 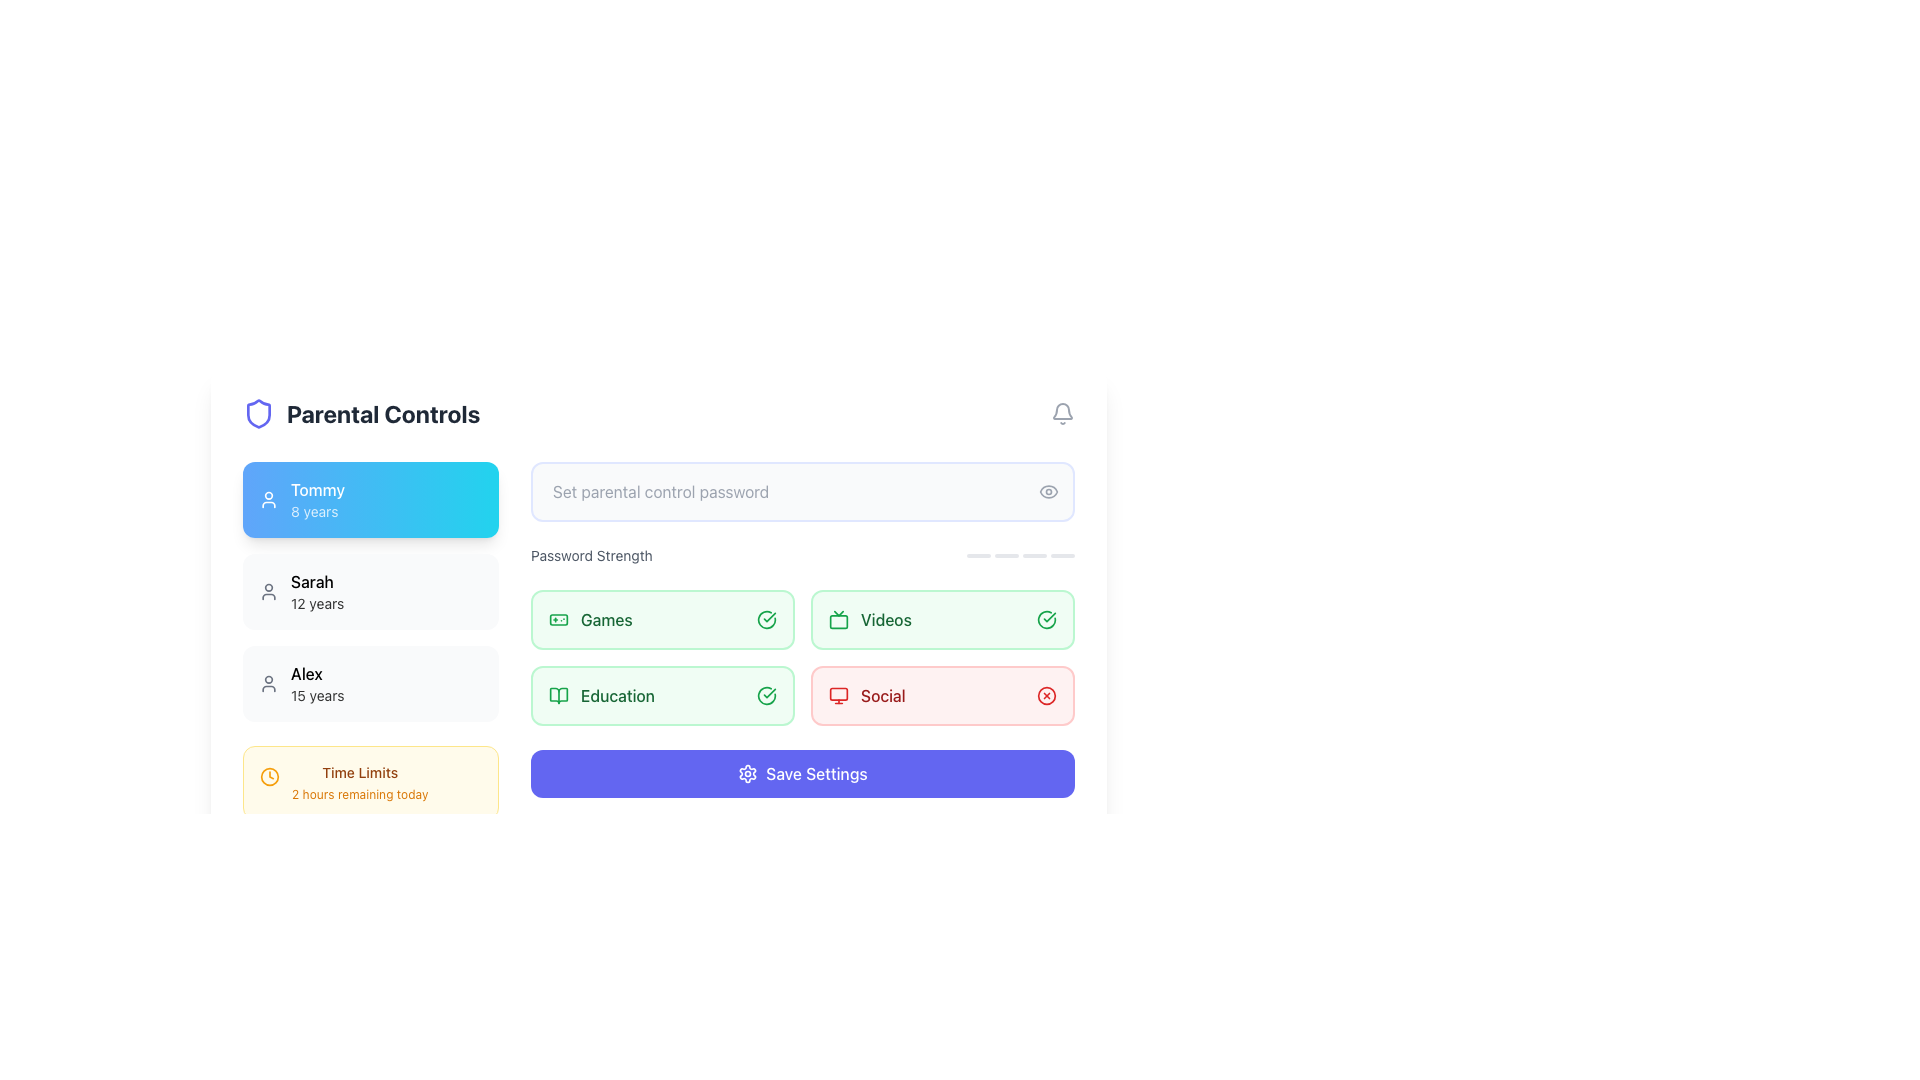 I want to click on label displaying the name 'Alex' in bold style, which is the third entry in the user listing section, so click(x=316, y=674).